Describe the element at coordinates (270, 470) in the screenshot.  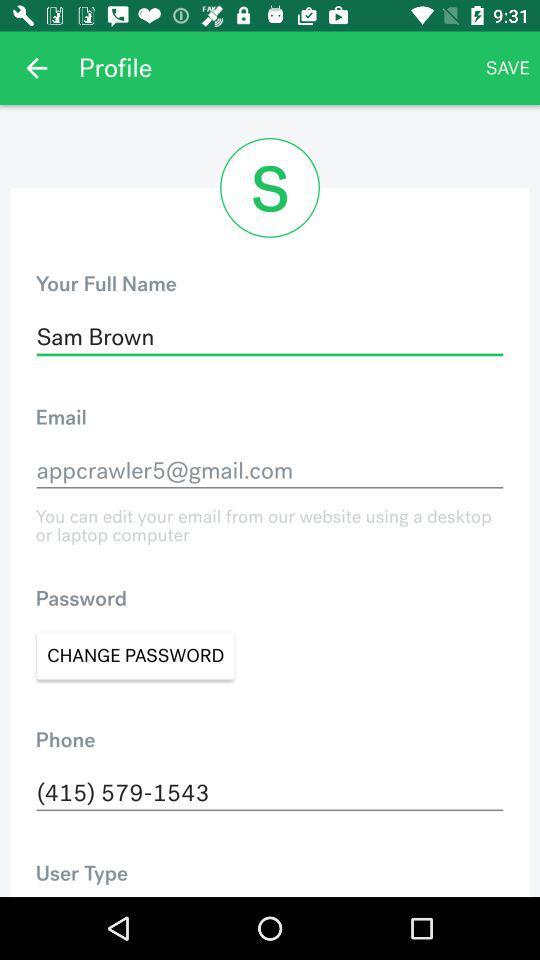
I see `the item below the email icon` at that location.